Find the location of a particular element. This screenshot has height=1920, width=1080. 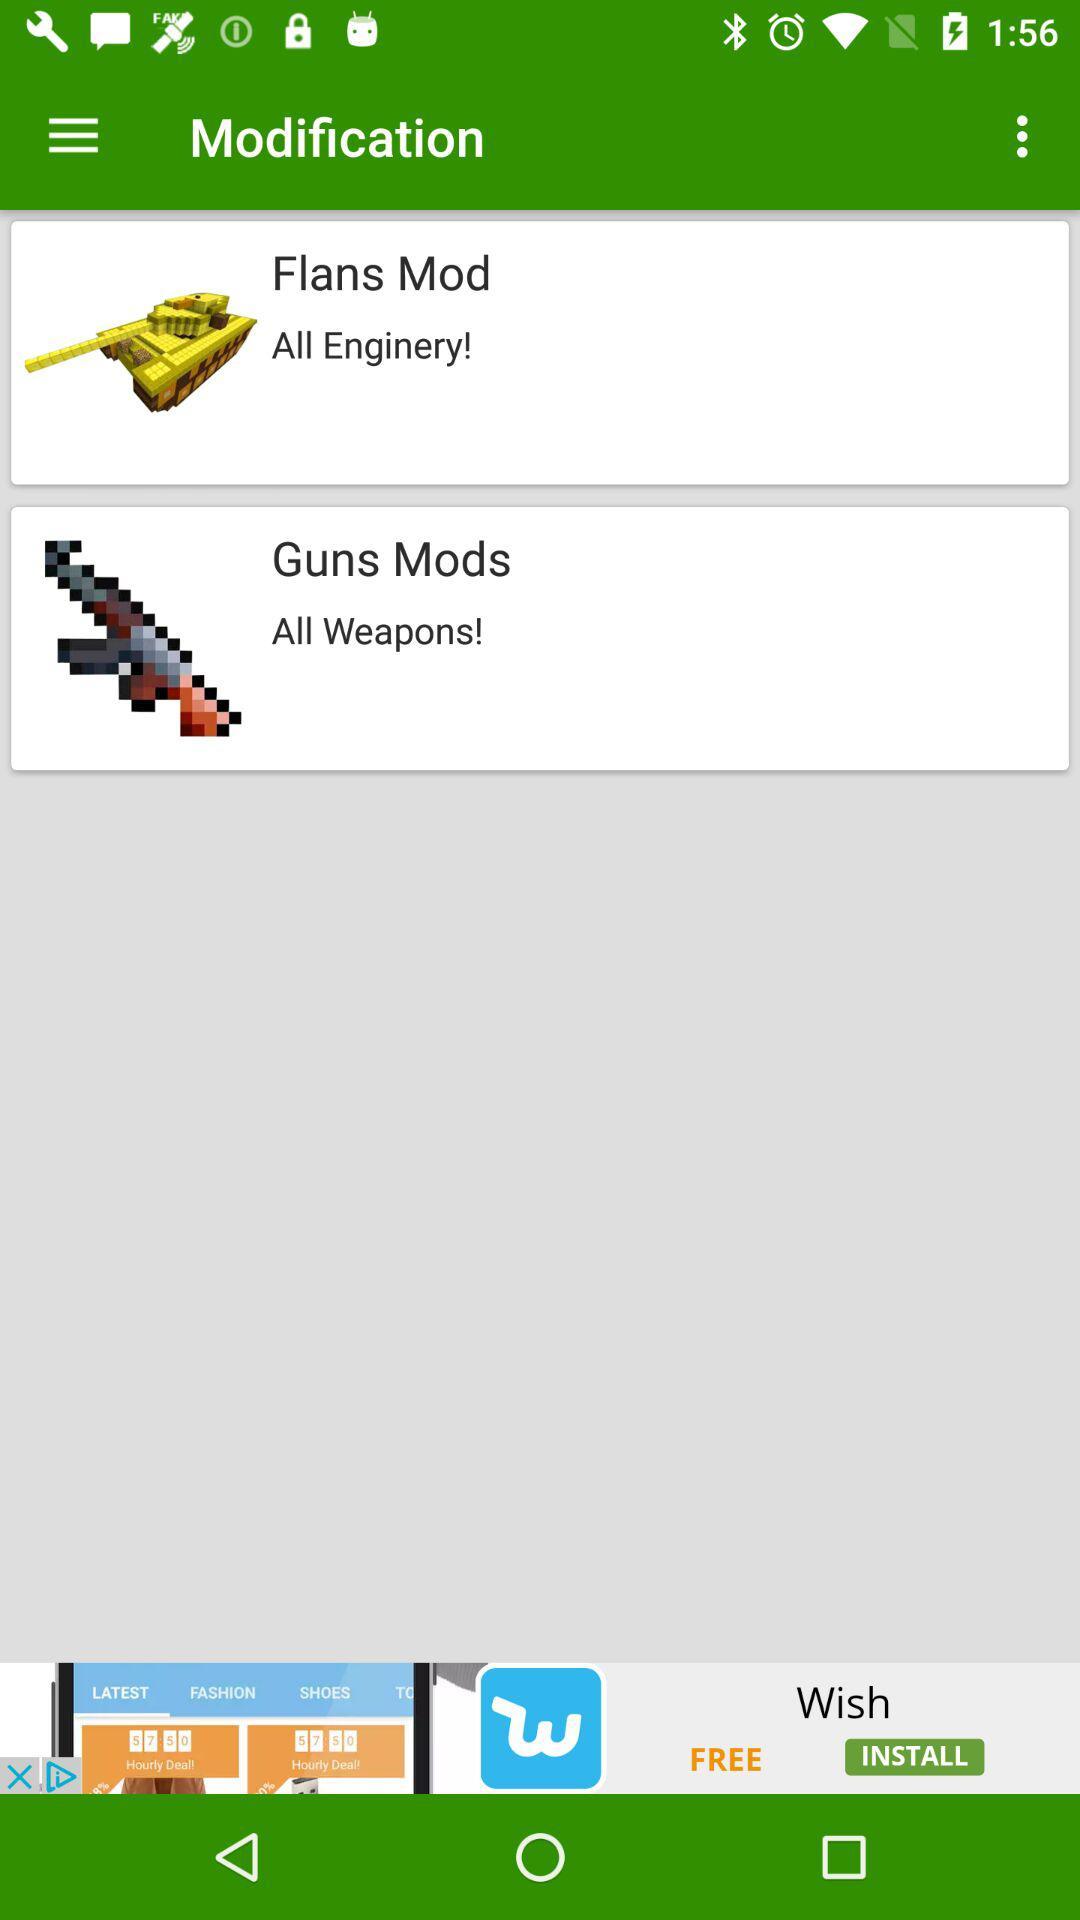

visit our advertisements is located at coordinates (540, 1727).